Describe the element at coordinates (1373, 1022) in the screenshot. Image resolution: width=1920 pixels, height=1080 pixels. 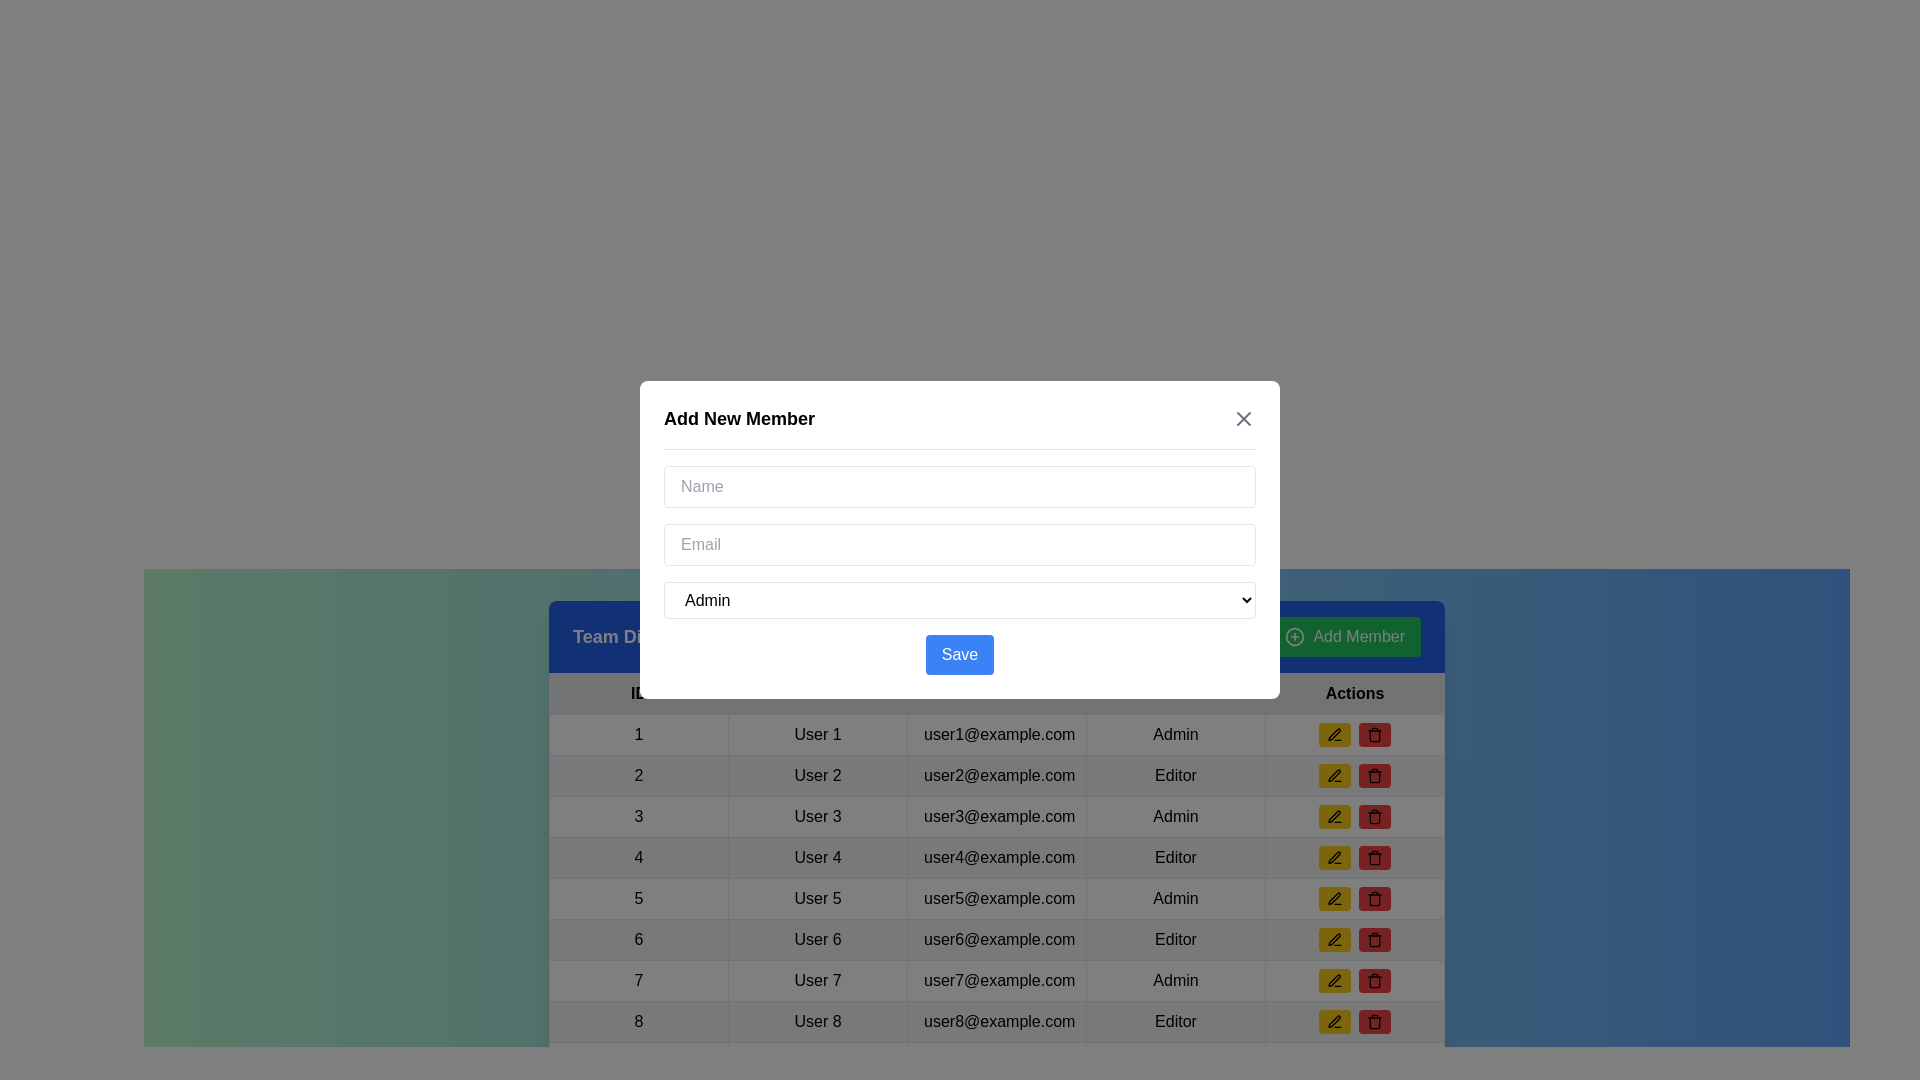
I see `the red button with a trash can icon located on the far right of the row of action buttons to change its color` at that location.